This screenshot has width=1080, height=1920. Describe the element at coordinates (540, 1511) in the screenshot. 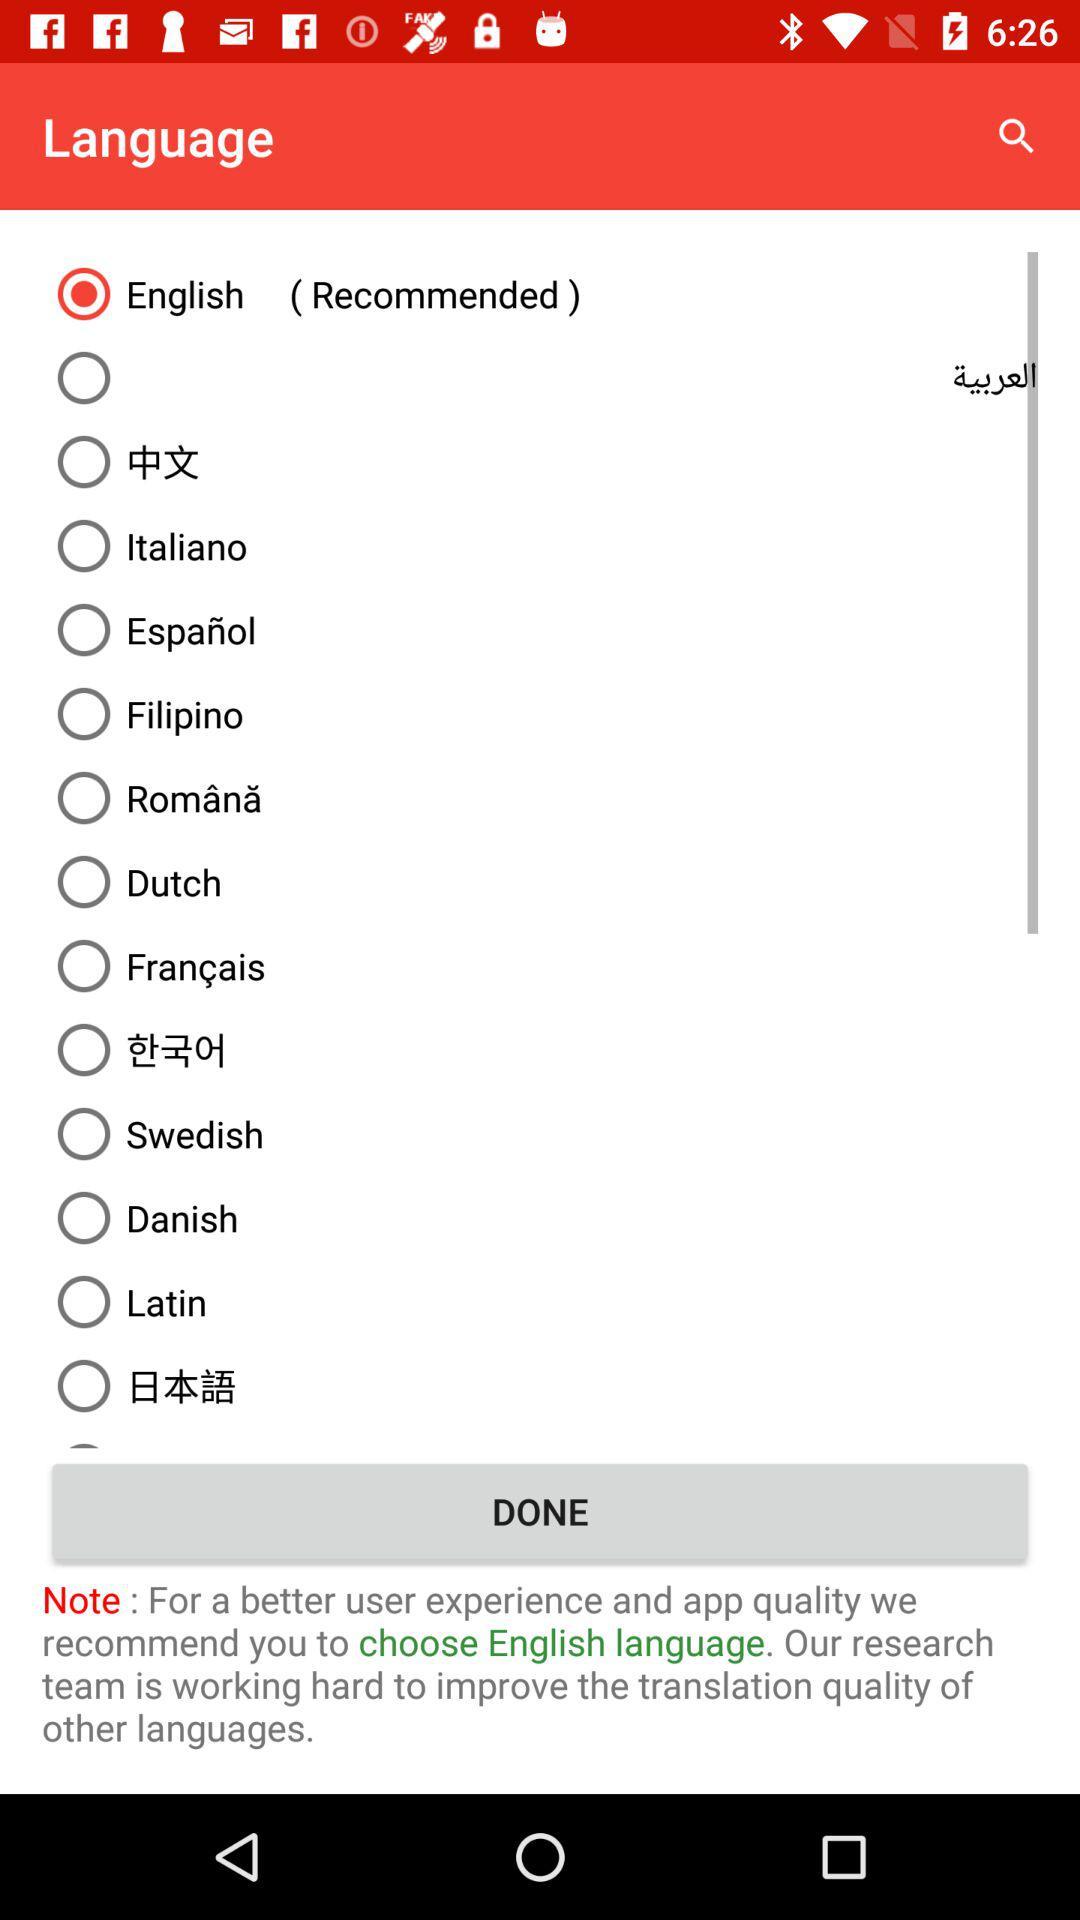

I see `the icon above note for a item` at that location.